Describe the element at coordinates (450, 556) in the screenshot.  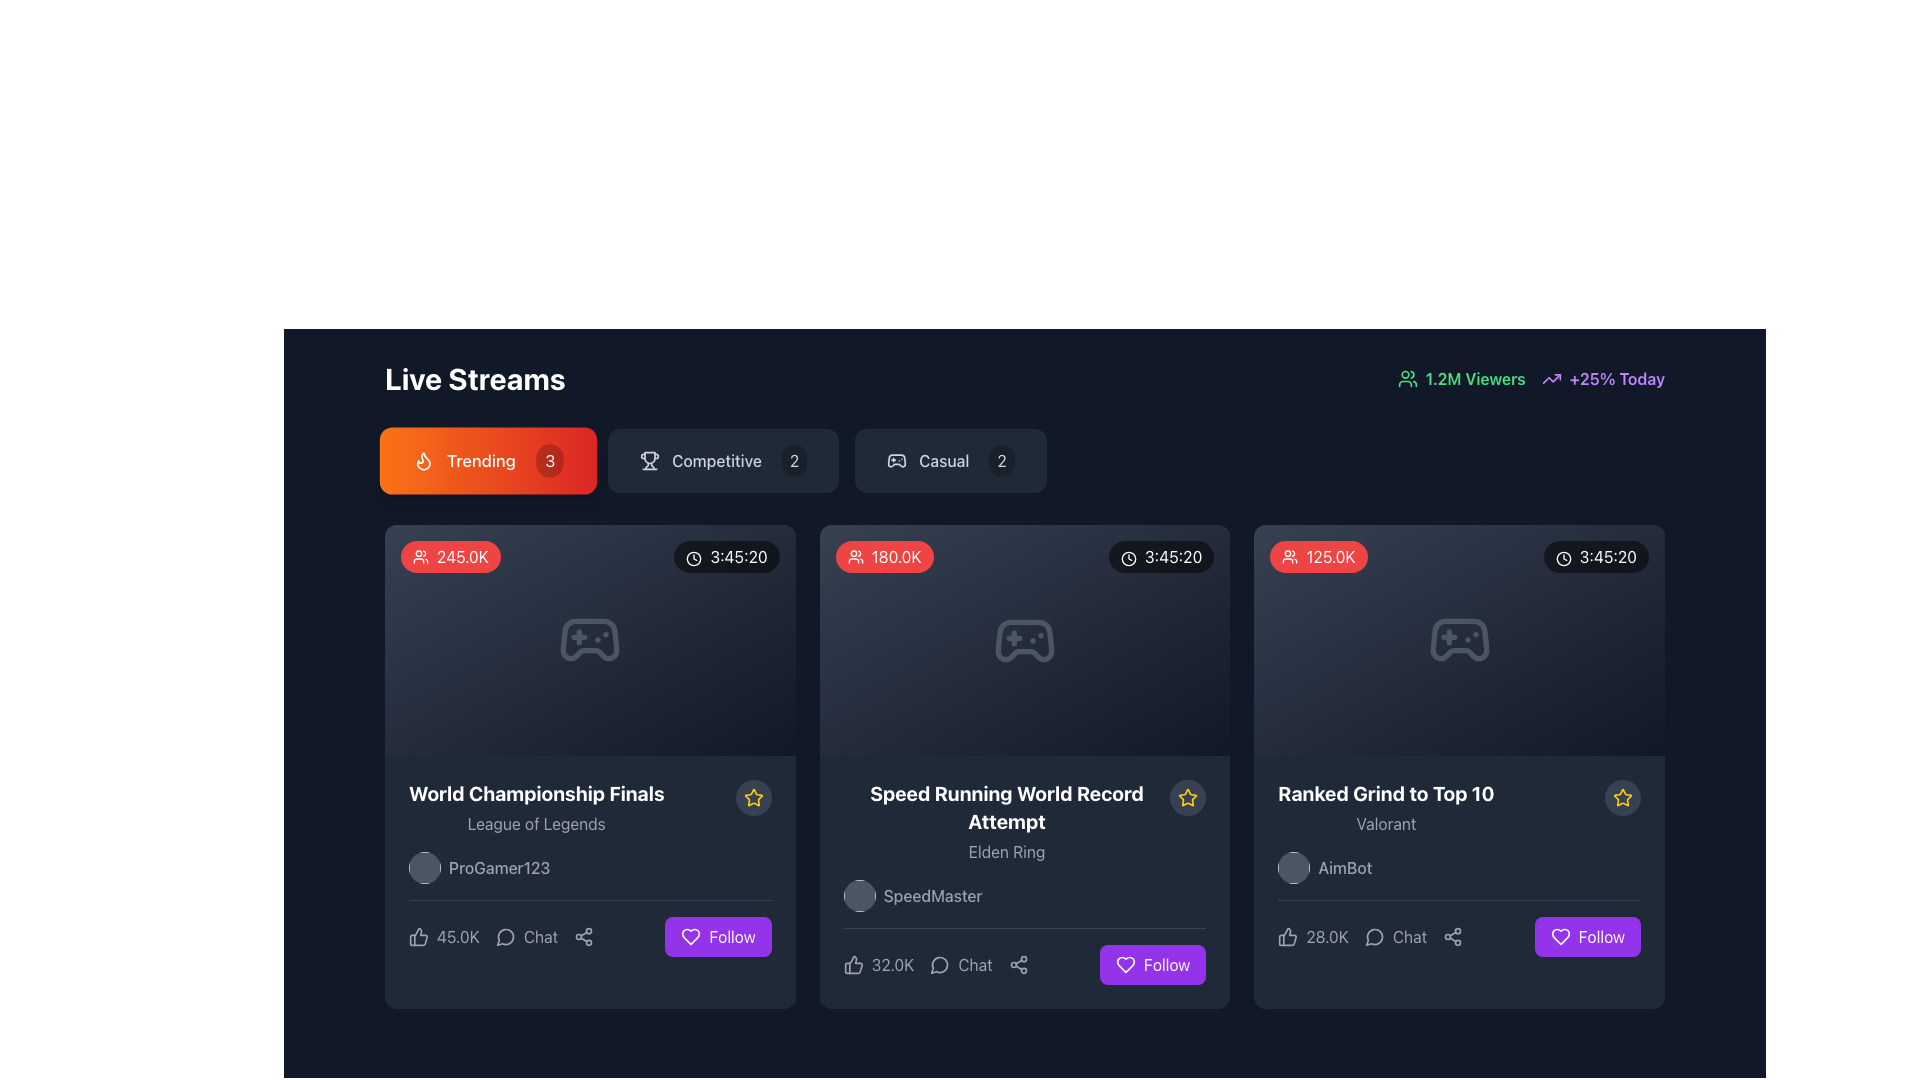
I see `the red rounded rectangular button containing a white icon of a group of people and the text '245.0K' located in the 'Trending' section at the top-left corner of the card-like layout` at that location.